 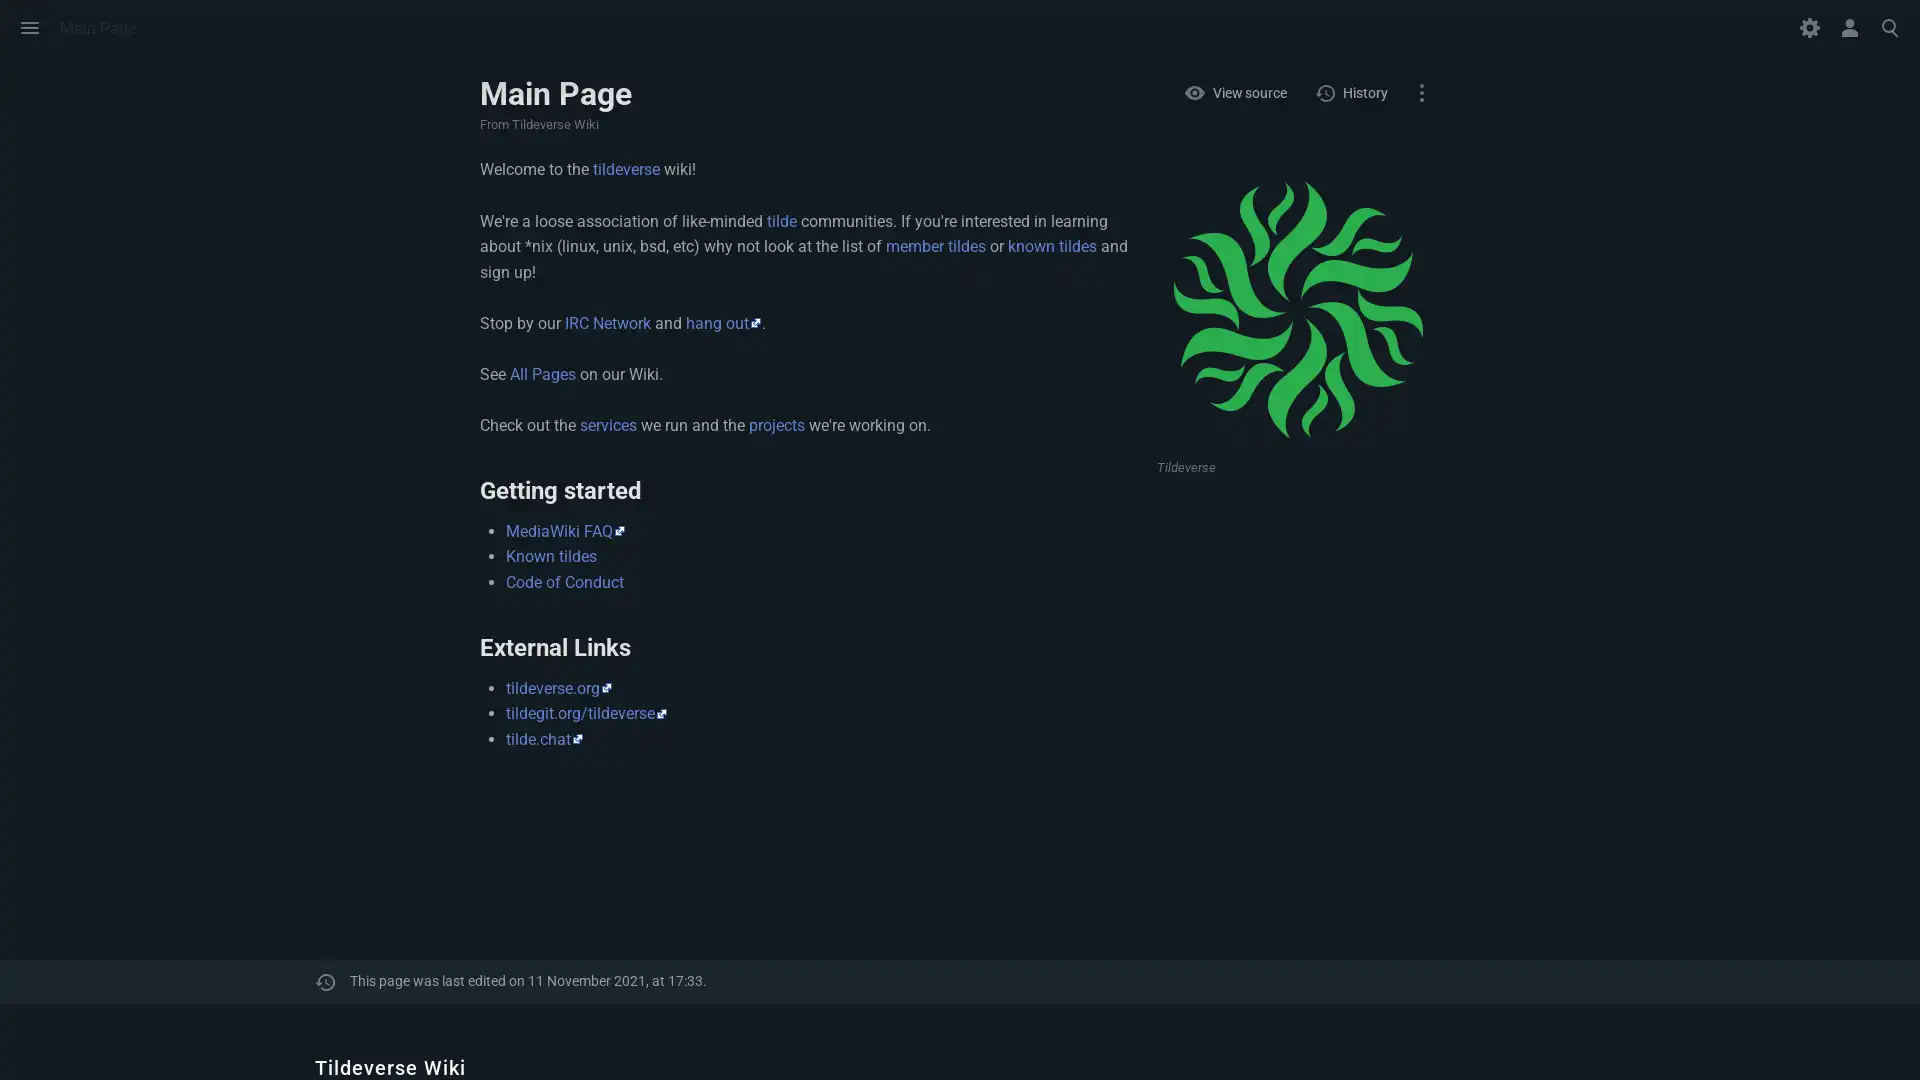 I want to click on Toggle personal menu, so click(x=1848, y=27).